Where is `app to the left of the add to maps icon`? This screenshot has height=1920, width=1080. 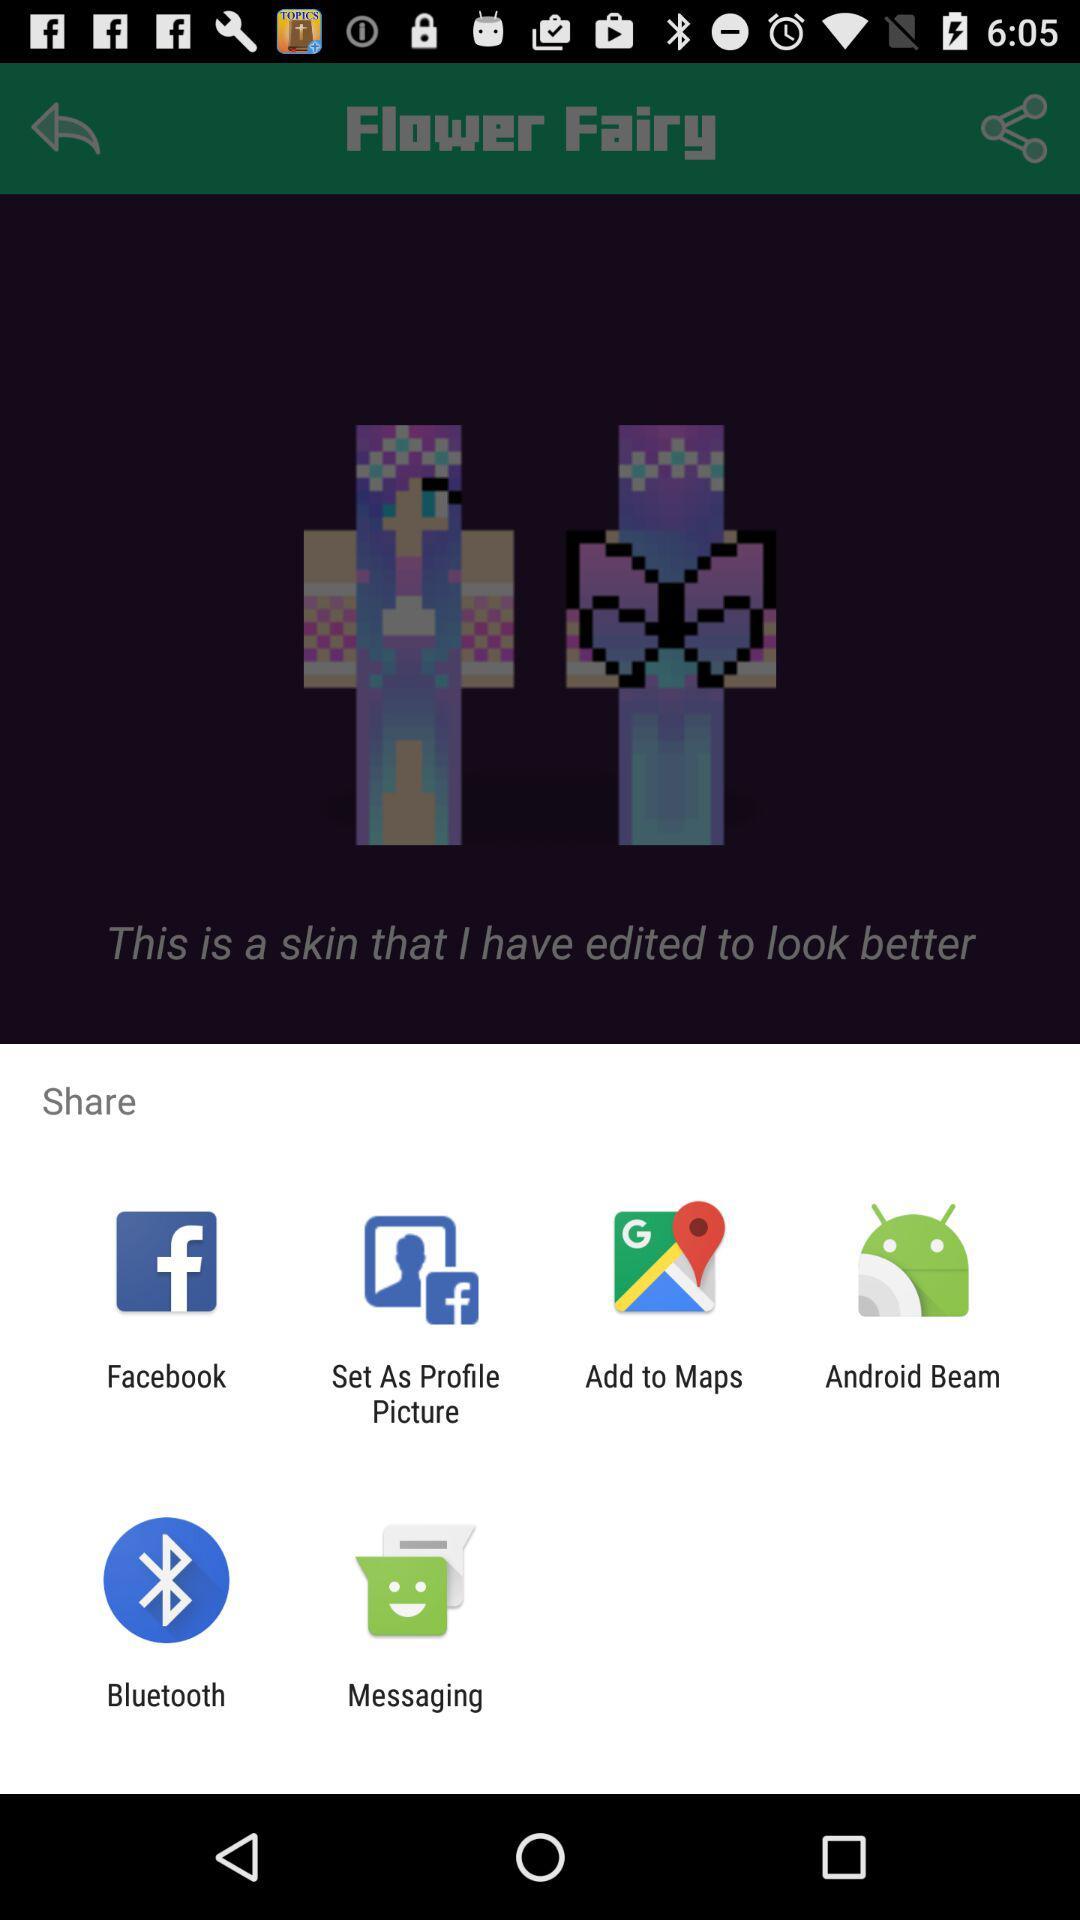
app to the left of the add to maps icon is located at coordinates (414, 1392).